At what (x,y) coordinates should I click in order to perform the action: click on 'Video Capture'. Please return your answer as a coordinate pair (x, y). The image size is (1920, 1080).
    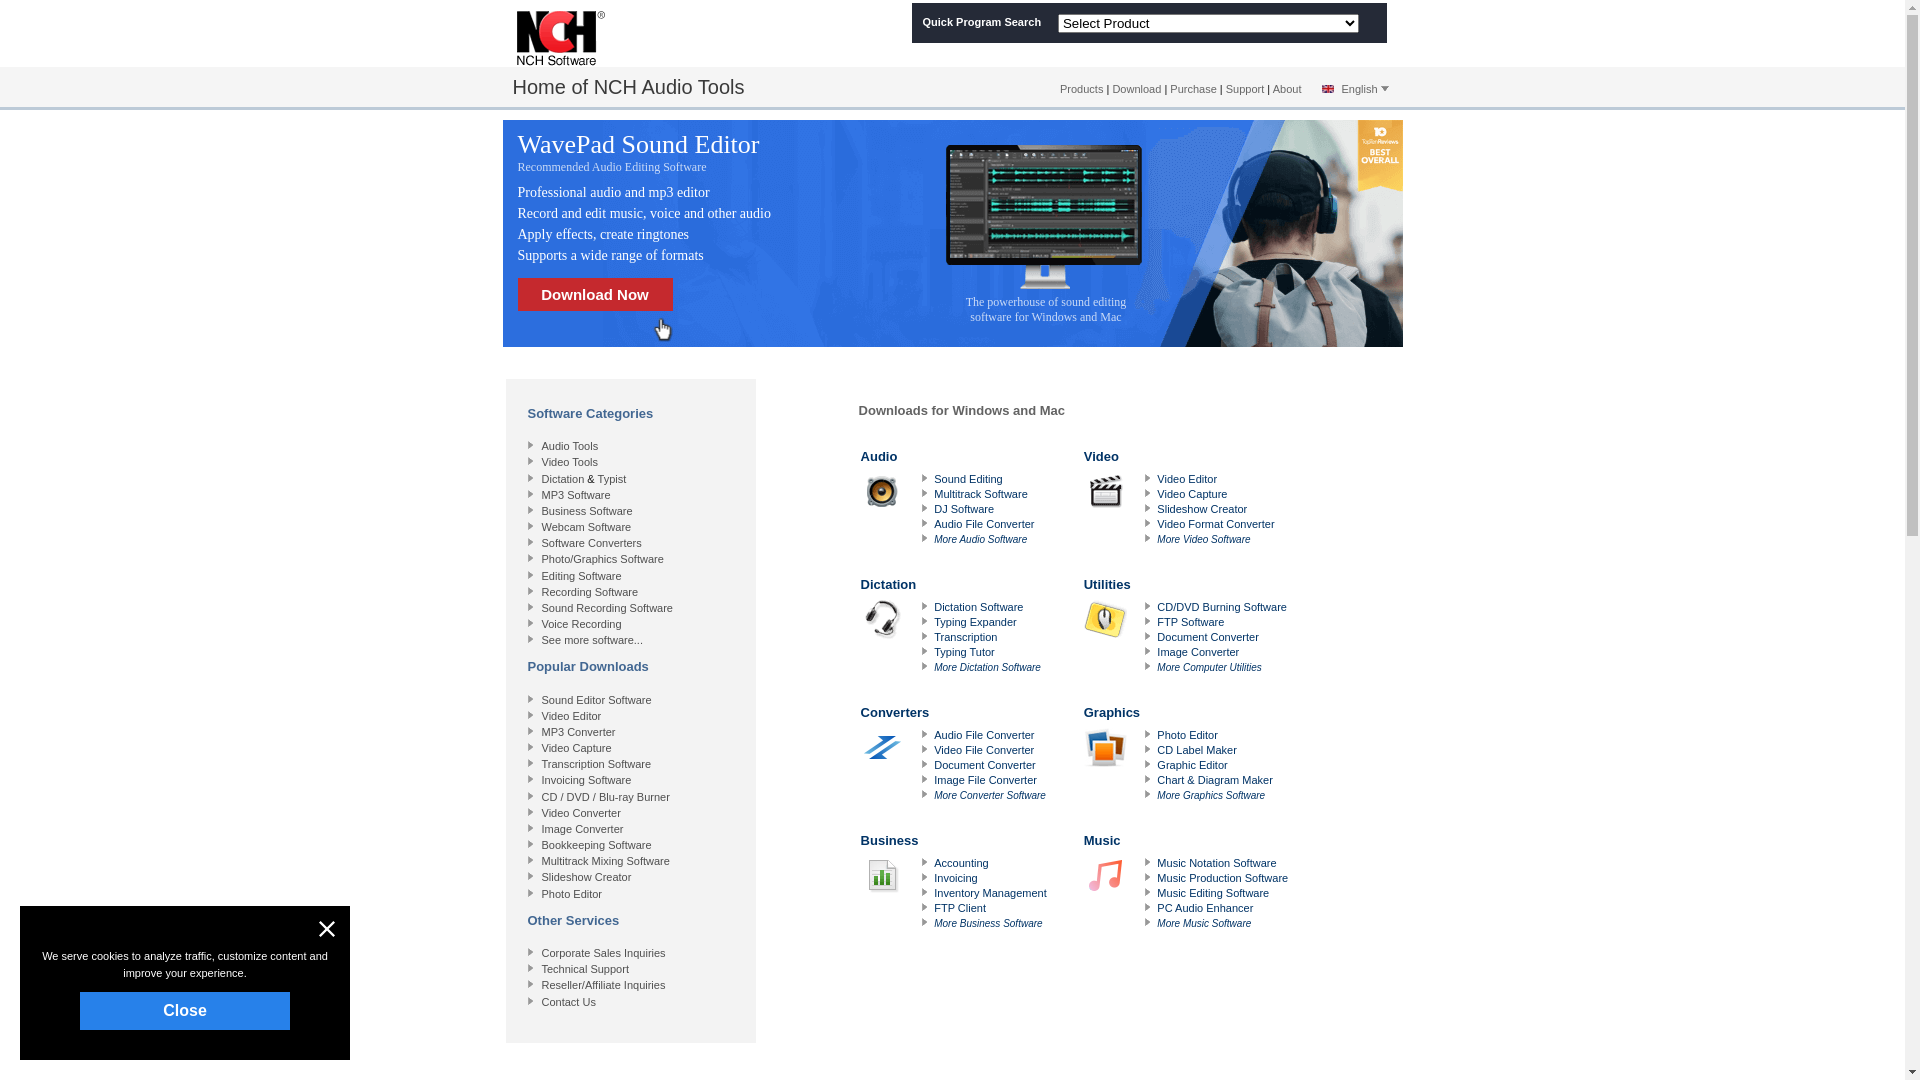
    Looking at the image, I should click on (575, 748).